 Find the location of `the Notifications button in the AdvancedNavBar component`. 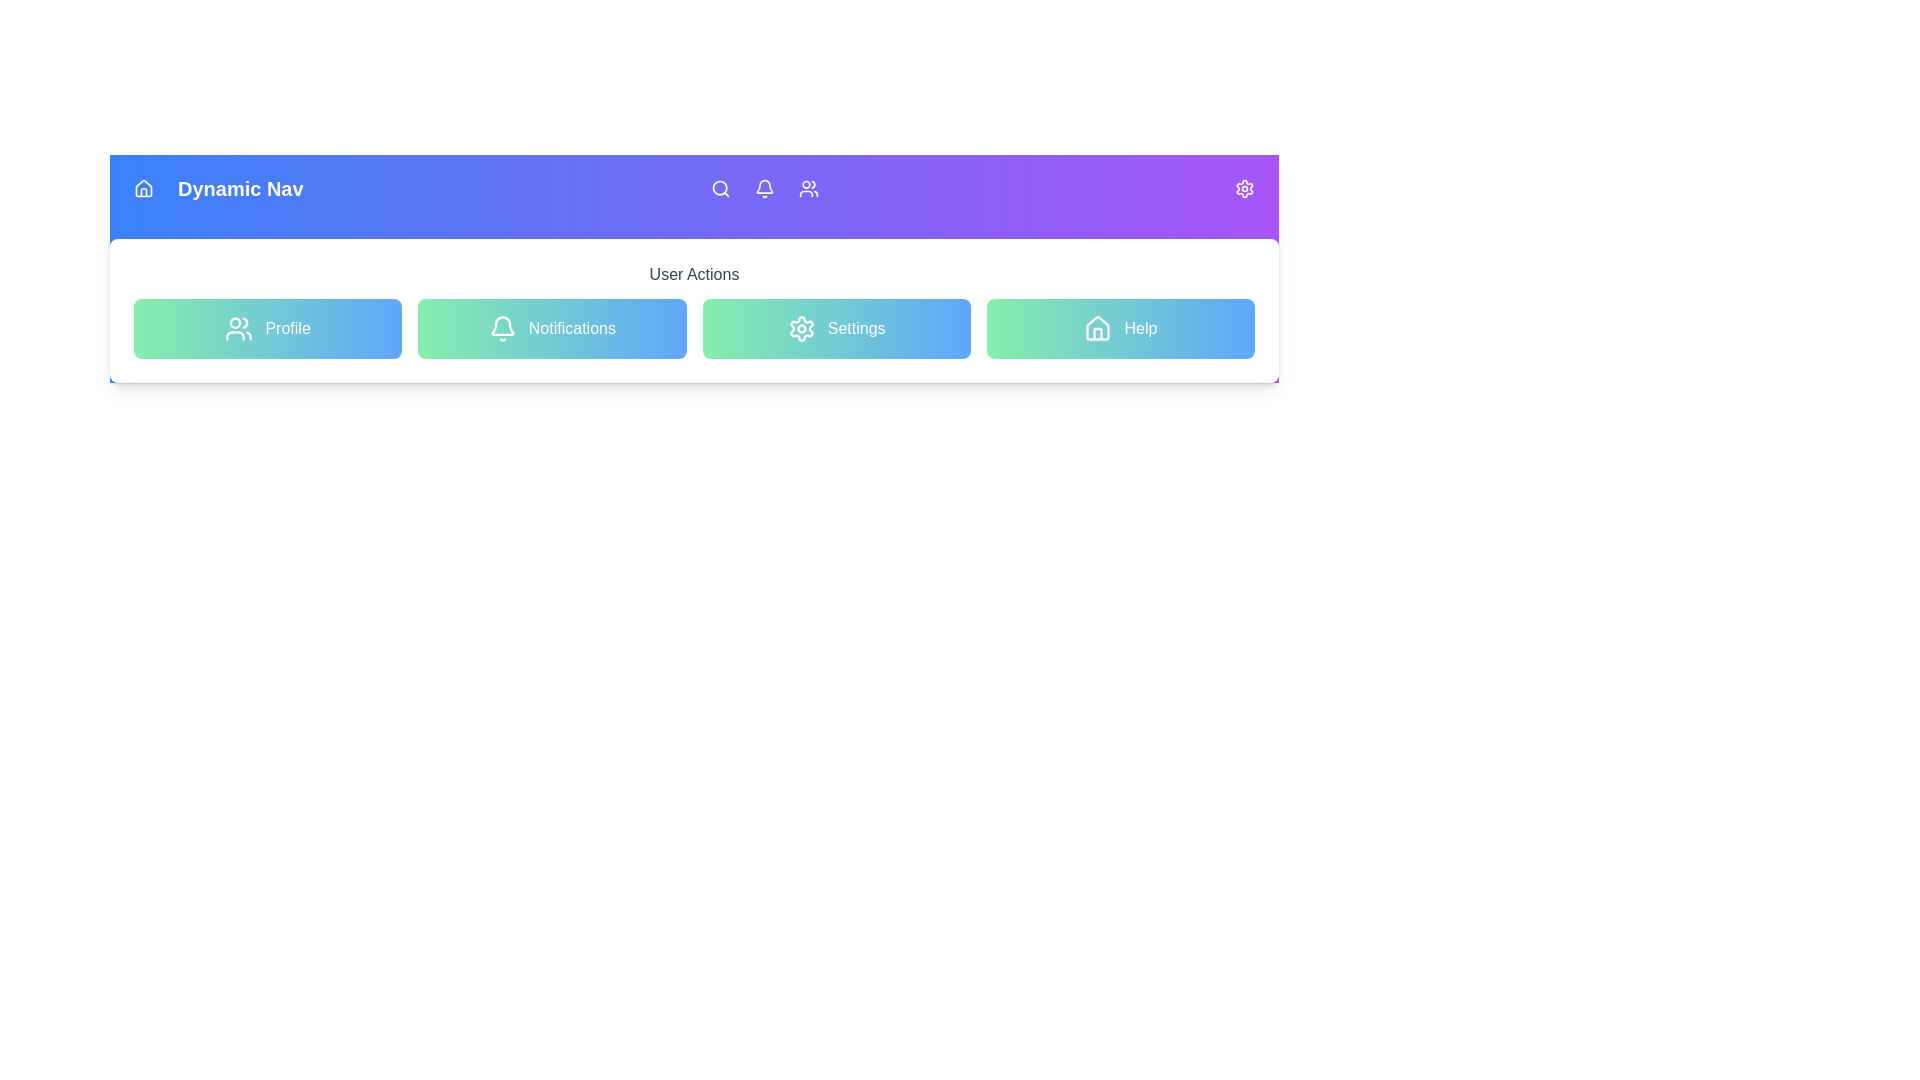

the Notifications button in the AdvancedNavBar component is located at coordinates (552, 327).